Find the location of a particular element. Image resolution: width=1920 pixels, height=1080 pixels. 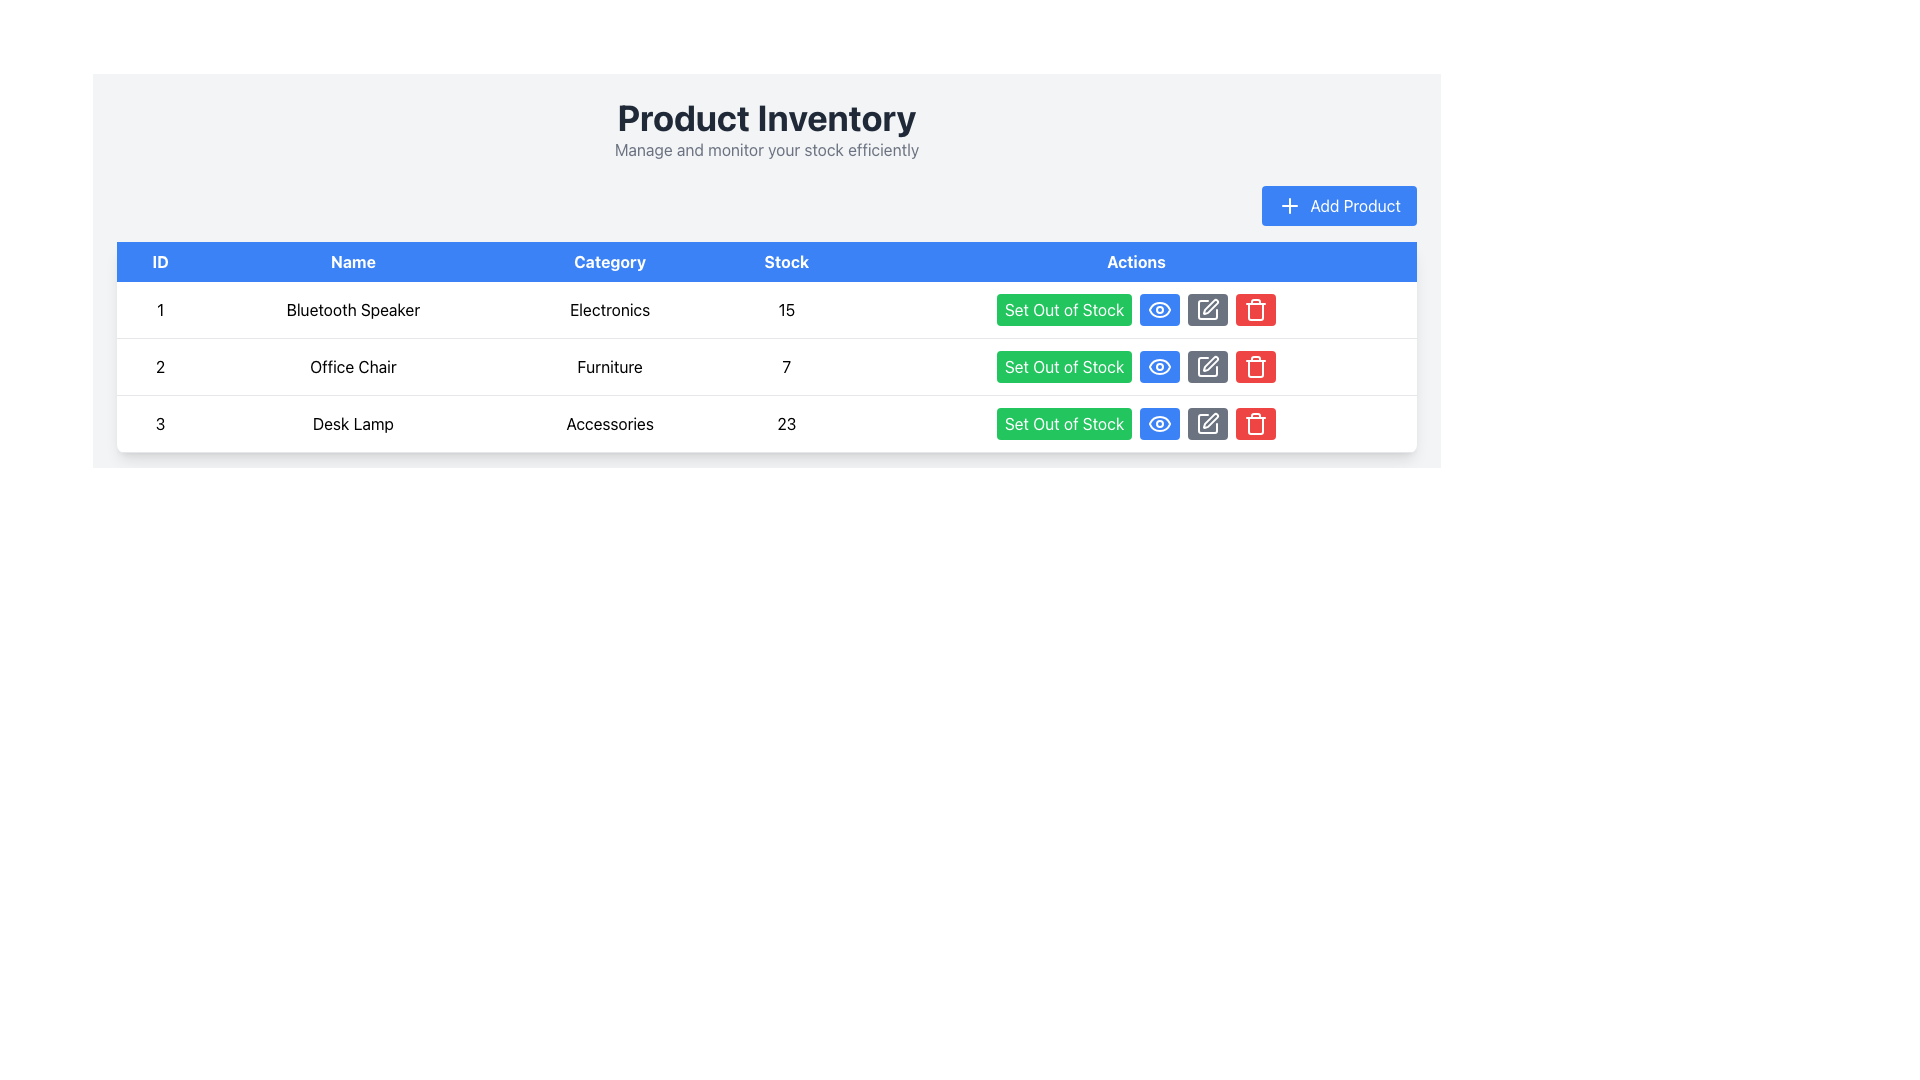

the trash bin icon button located in the last column of the 'Desk Lamp' row under the 'Actions' header to initiate a delete action is located at coordinates (1255, 366).